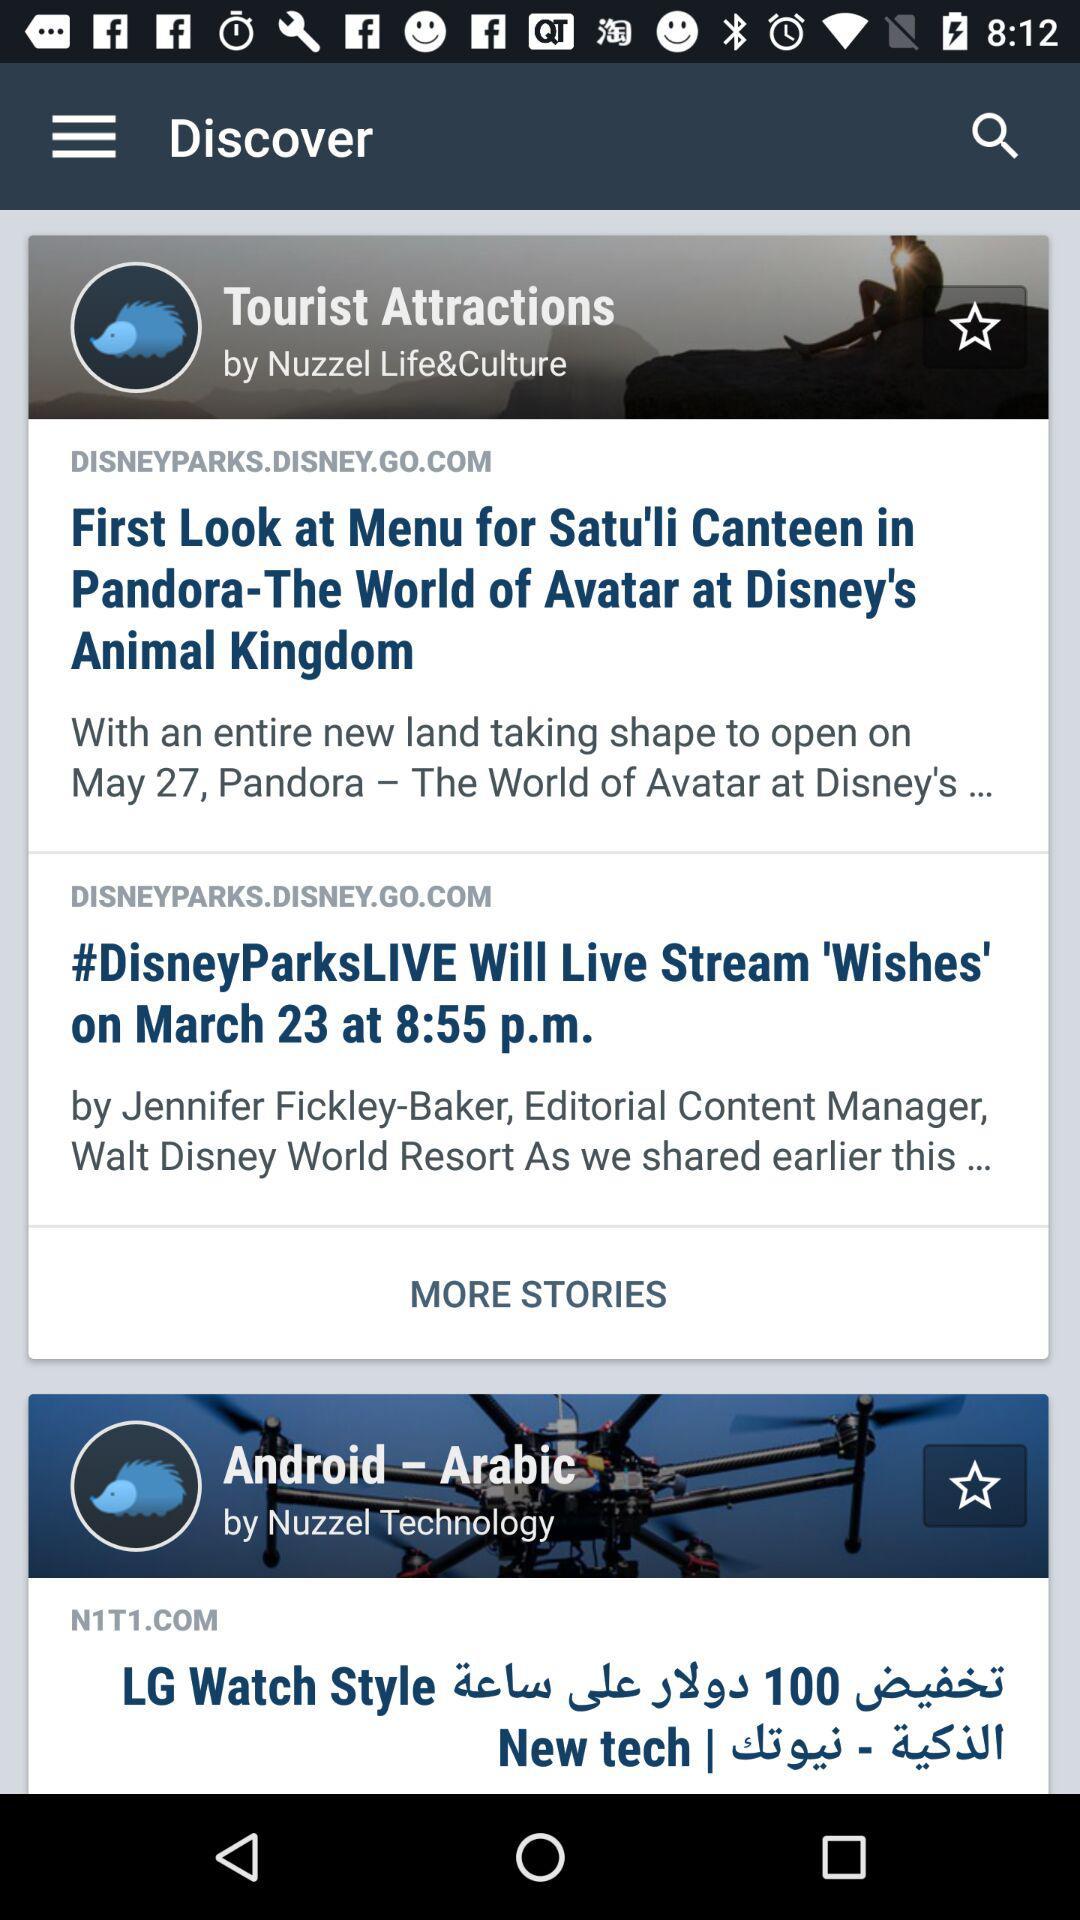  I want to click on the item to the left of discover, so click(104, 135).